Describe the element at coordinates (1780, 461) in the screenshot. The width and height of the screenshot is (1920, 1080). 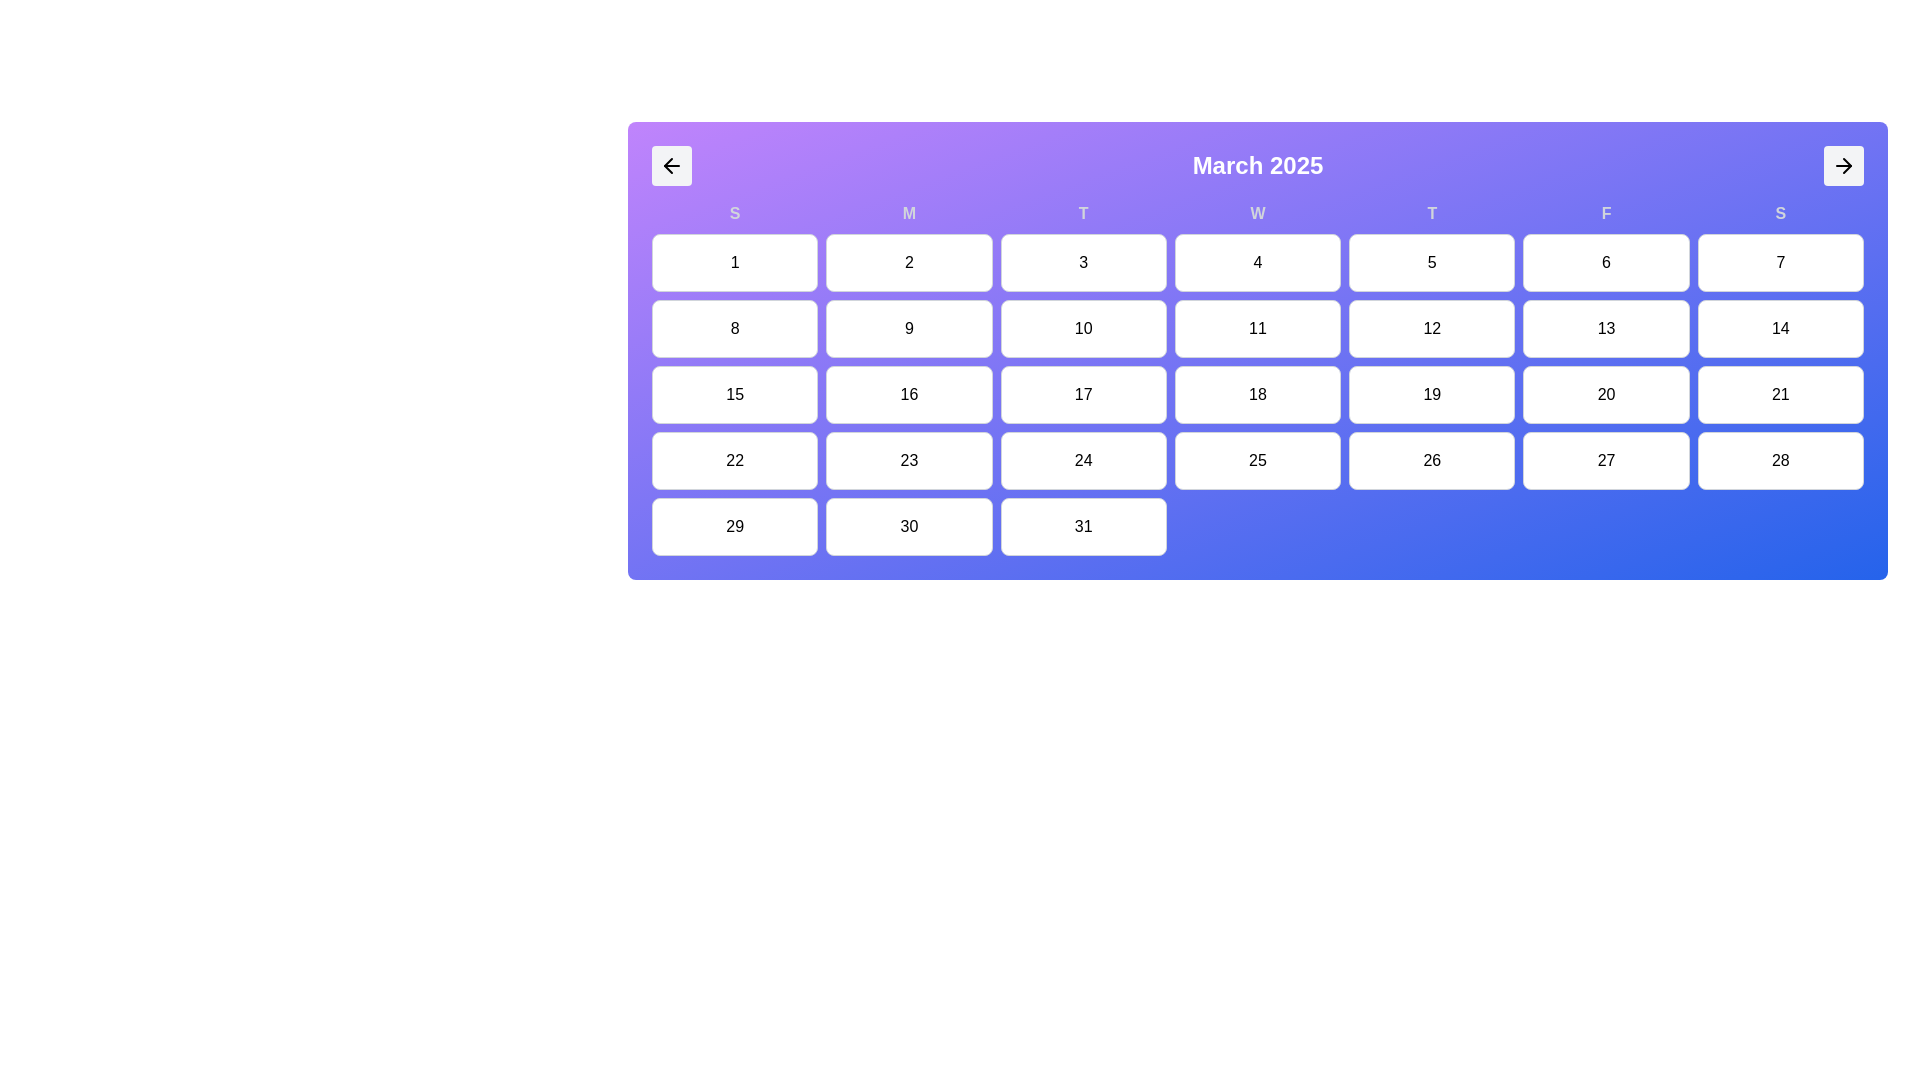
I see `the clickable calendar grid cell representing the 28th day` at that location.